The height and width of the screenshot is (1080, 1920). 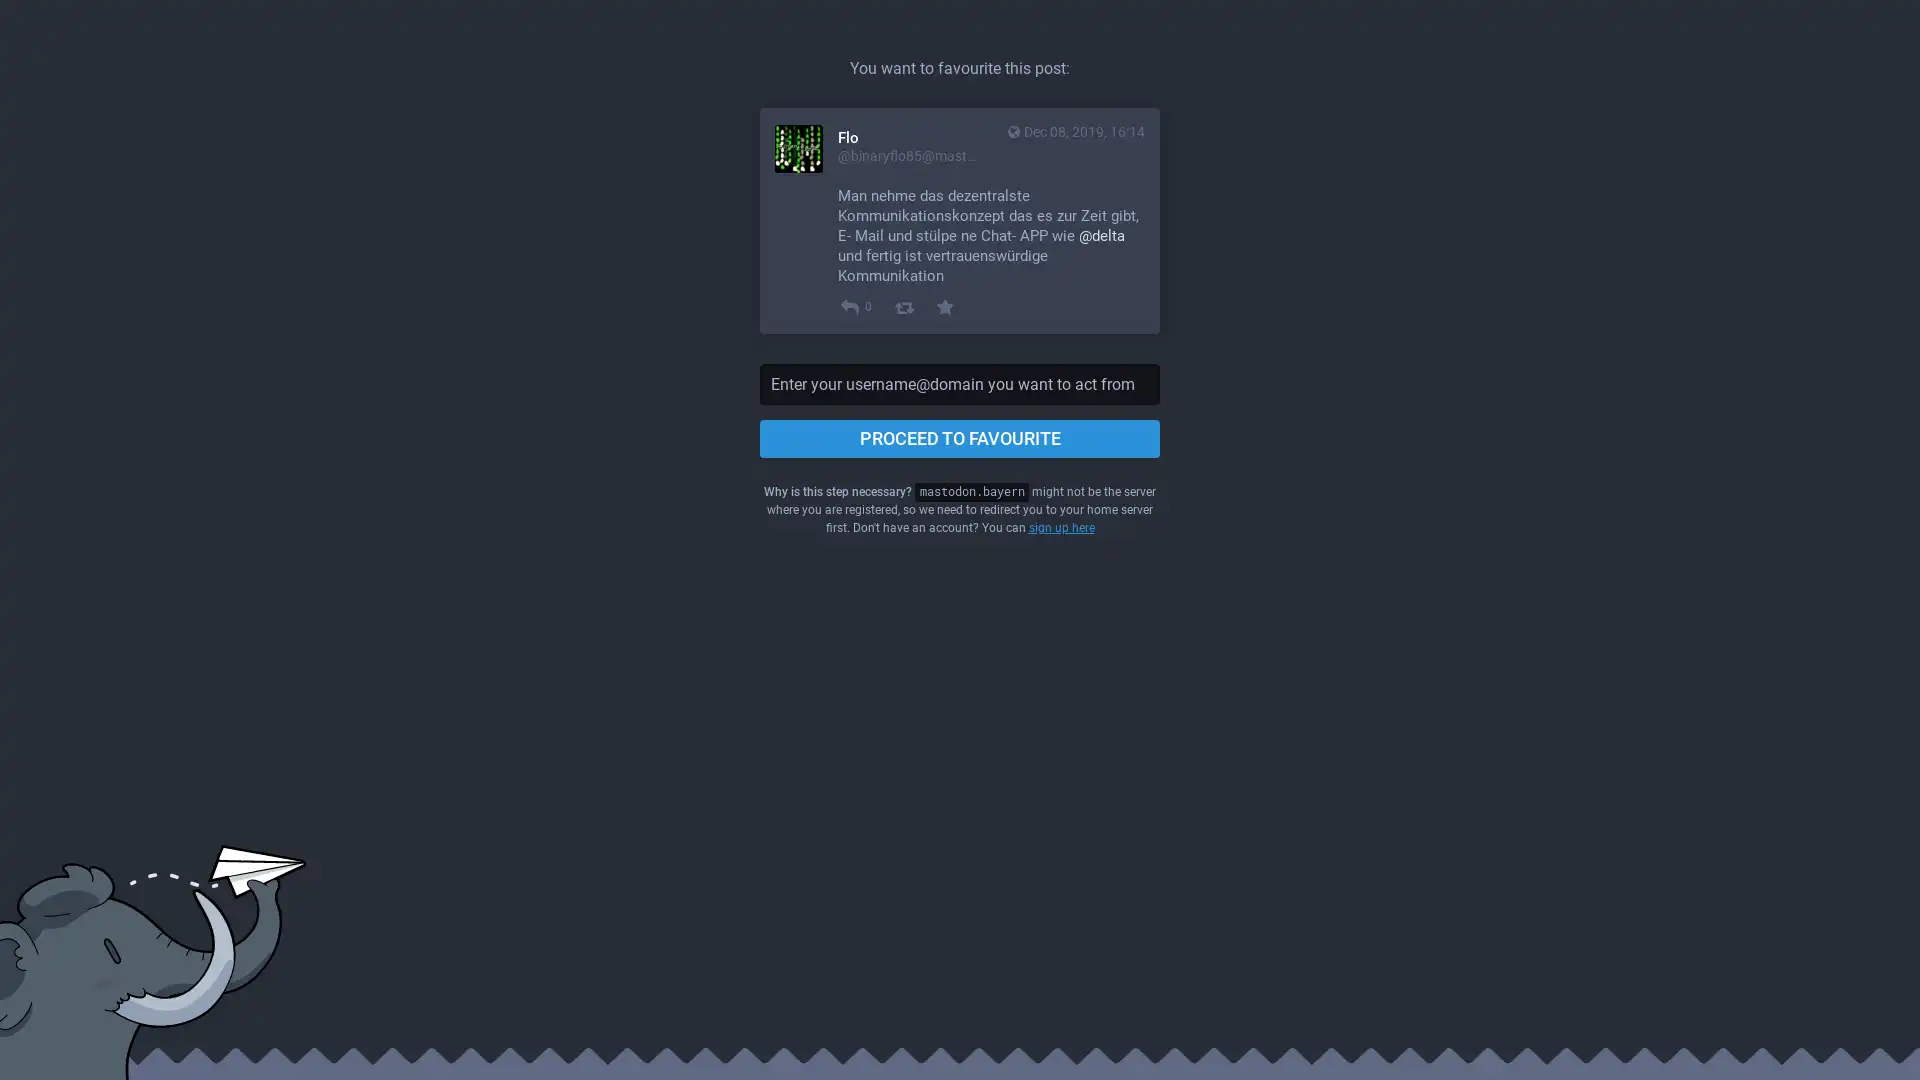 I want to click on PROCEED TO FAVOURITE, so click(x=960, y=438).